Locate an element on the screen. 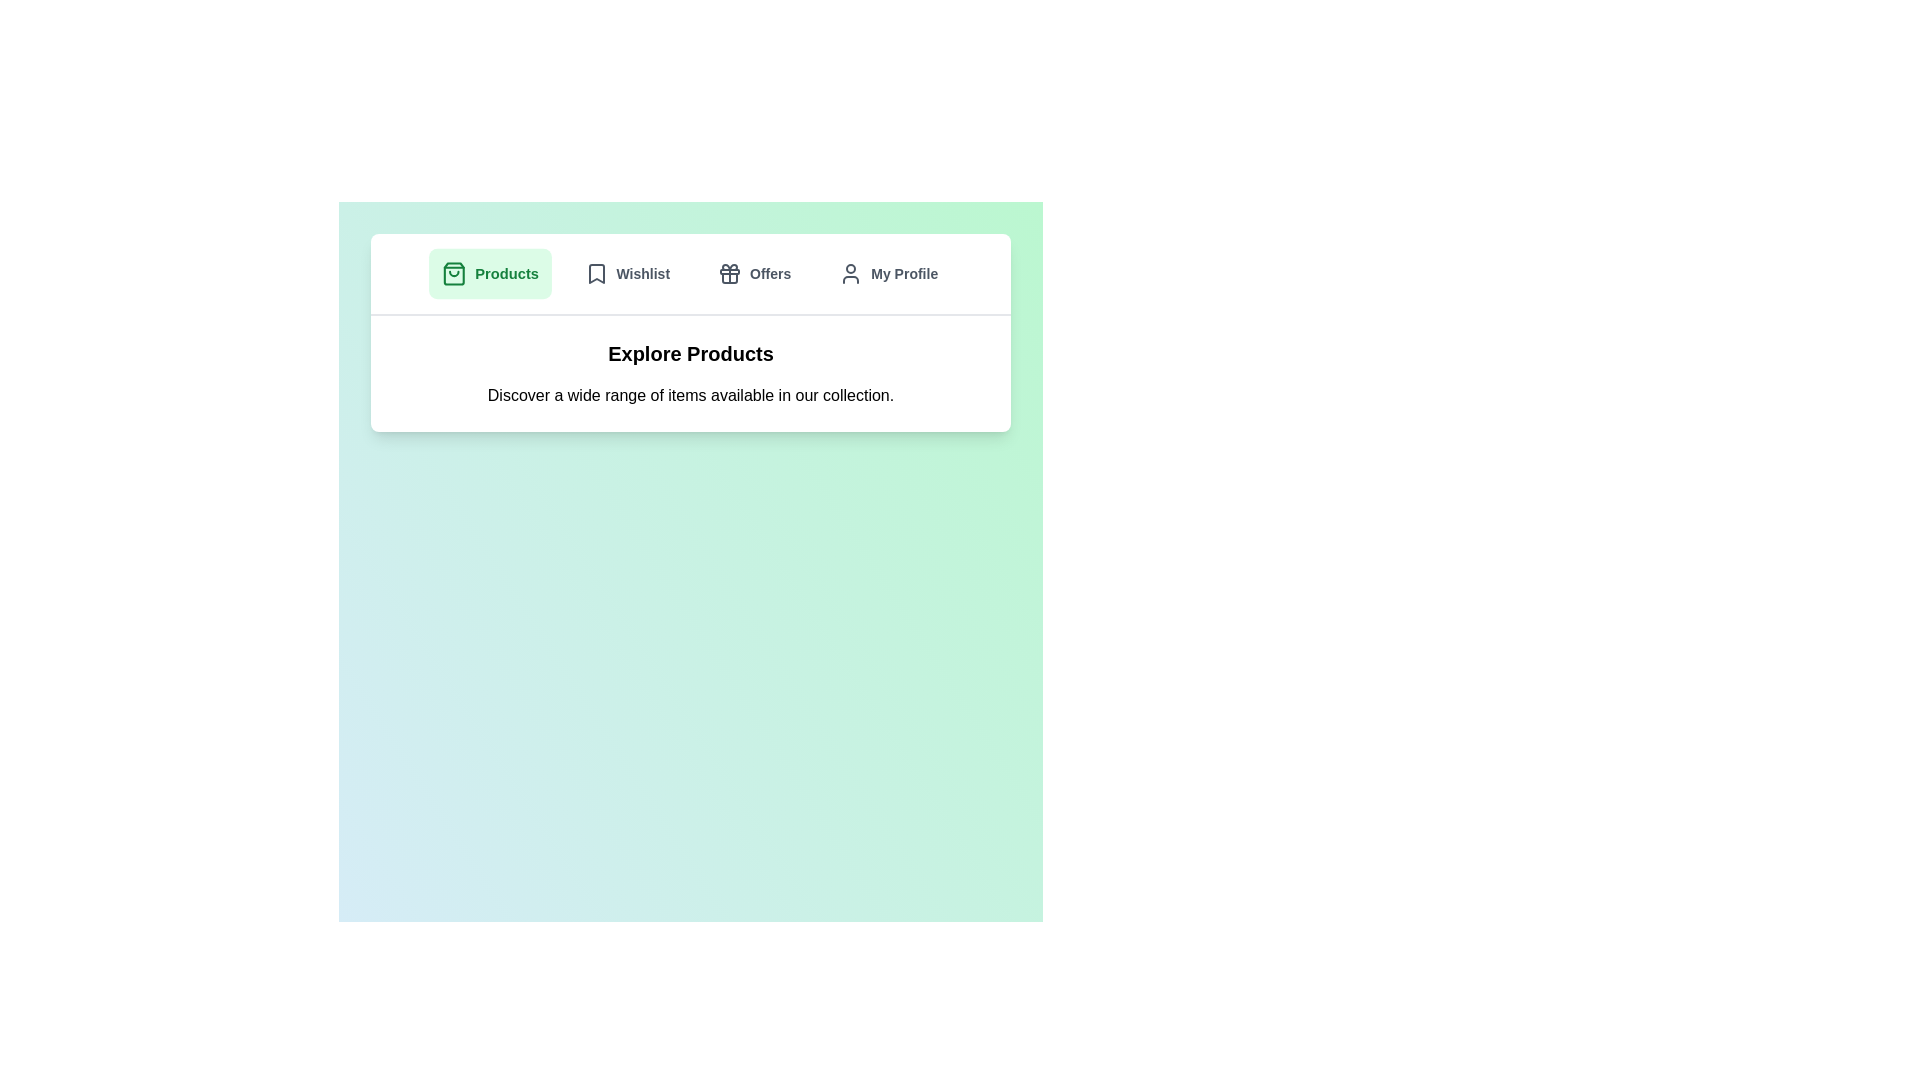 Image resolution: width=1920 pixels, height=1080 pixels. the user profile icon, which is a small circular icon with a stroke design, located within the 'My Profile' button in the upper navigation bar is located at coordinates (851, 273).